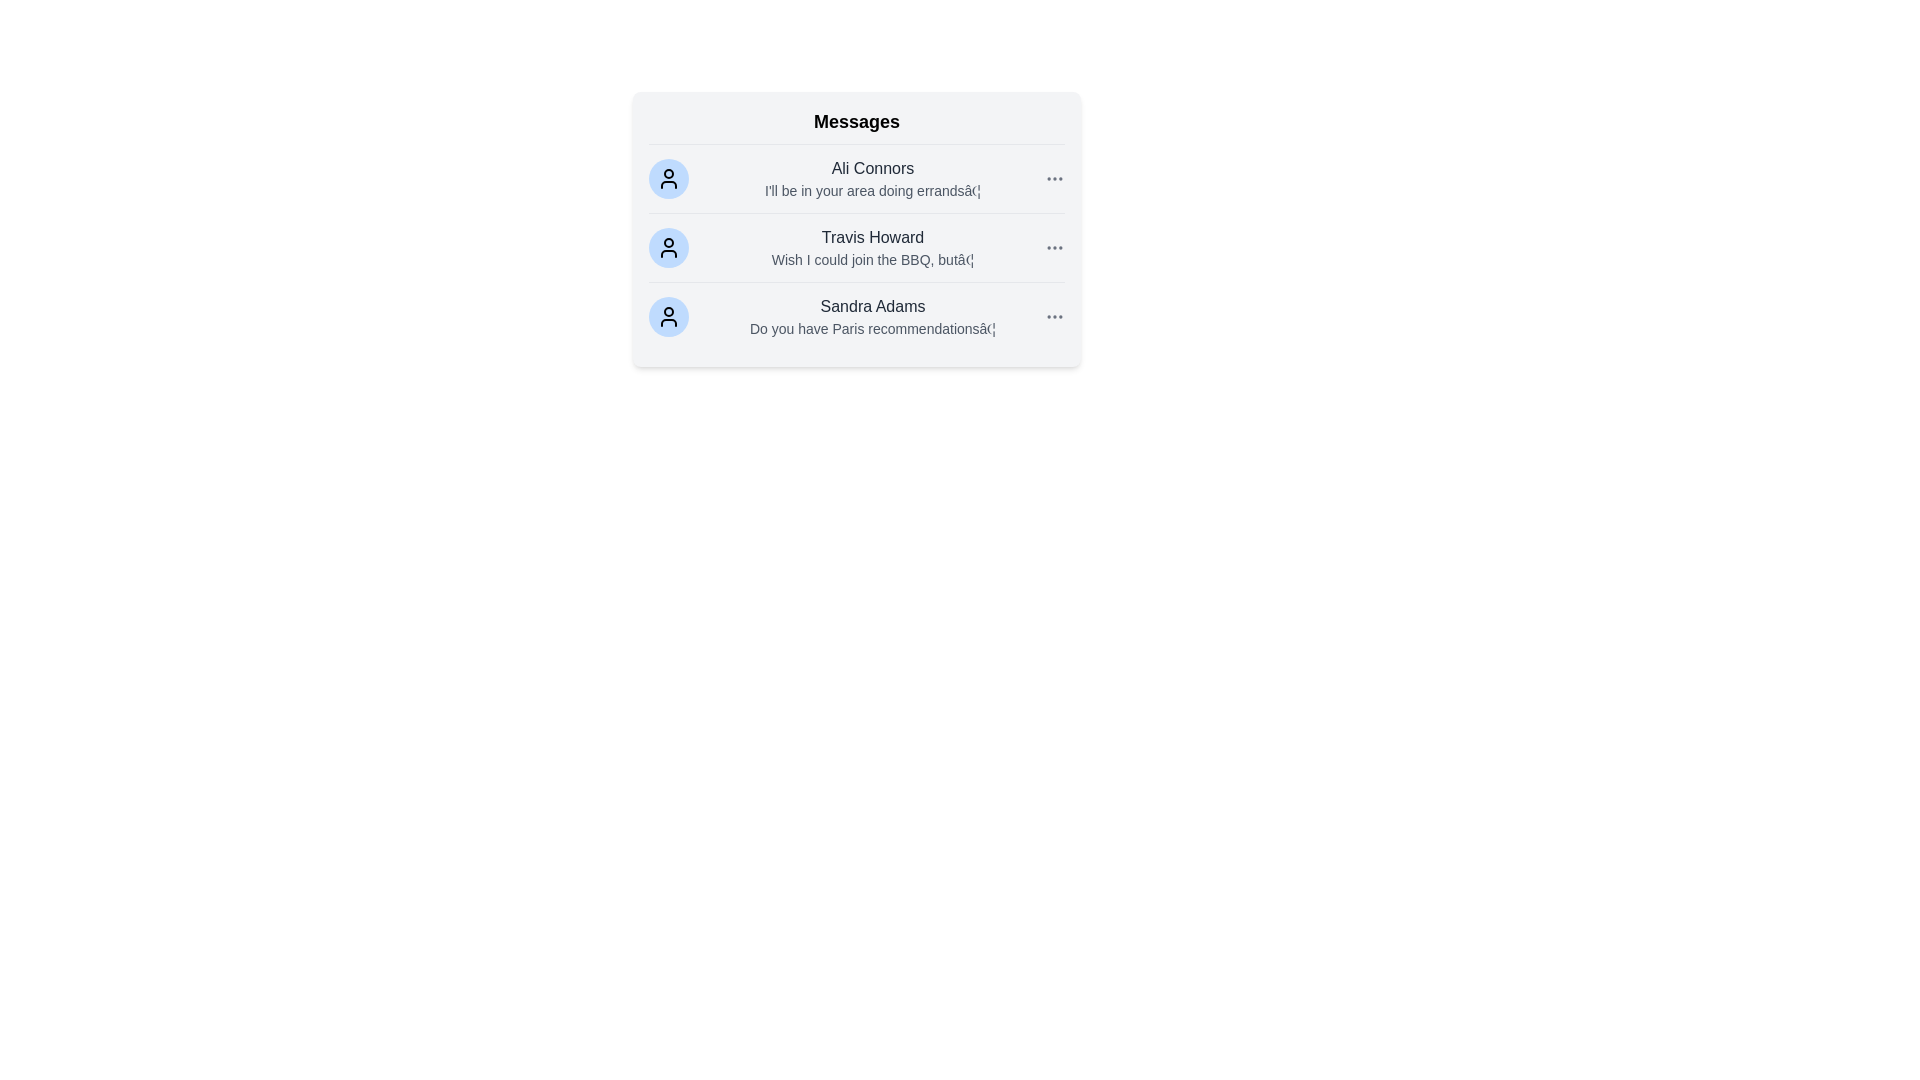  What do you see at coordinates (873, 177) in the screenshot?
I see `the first message list item displaying the sender's name and message preview` at bounding box center [873, 177].